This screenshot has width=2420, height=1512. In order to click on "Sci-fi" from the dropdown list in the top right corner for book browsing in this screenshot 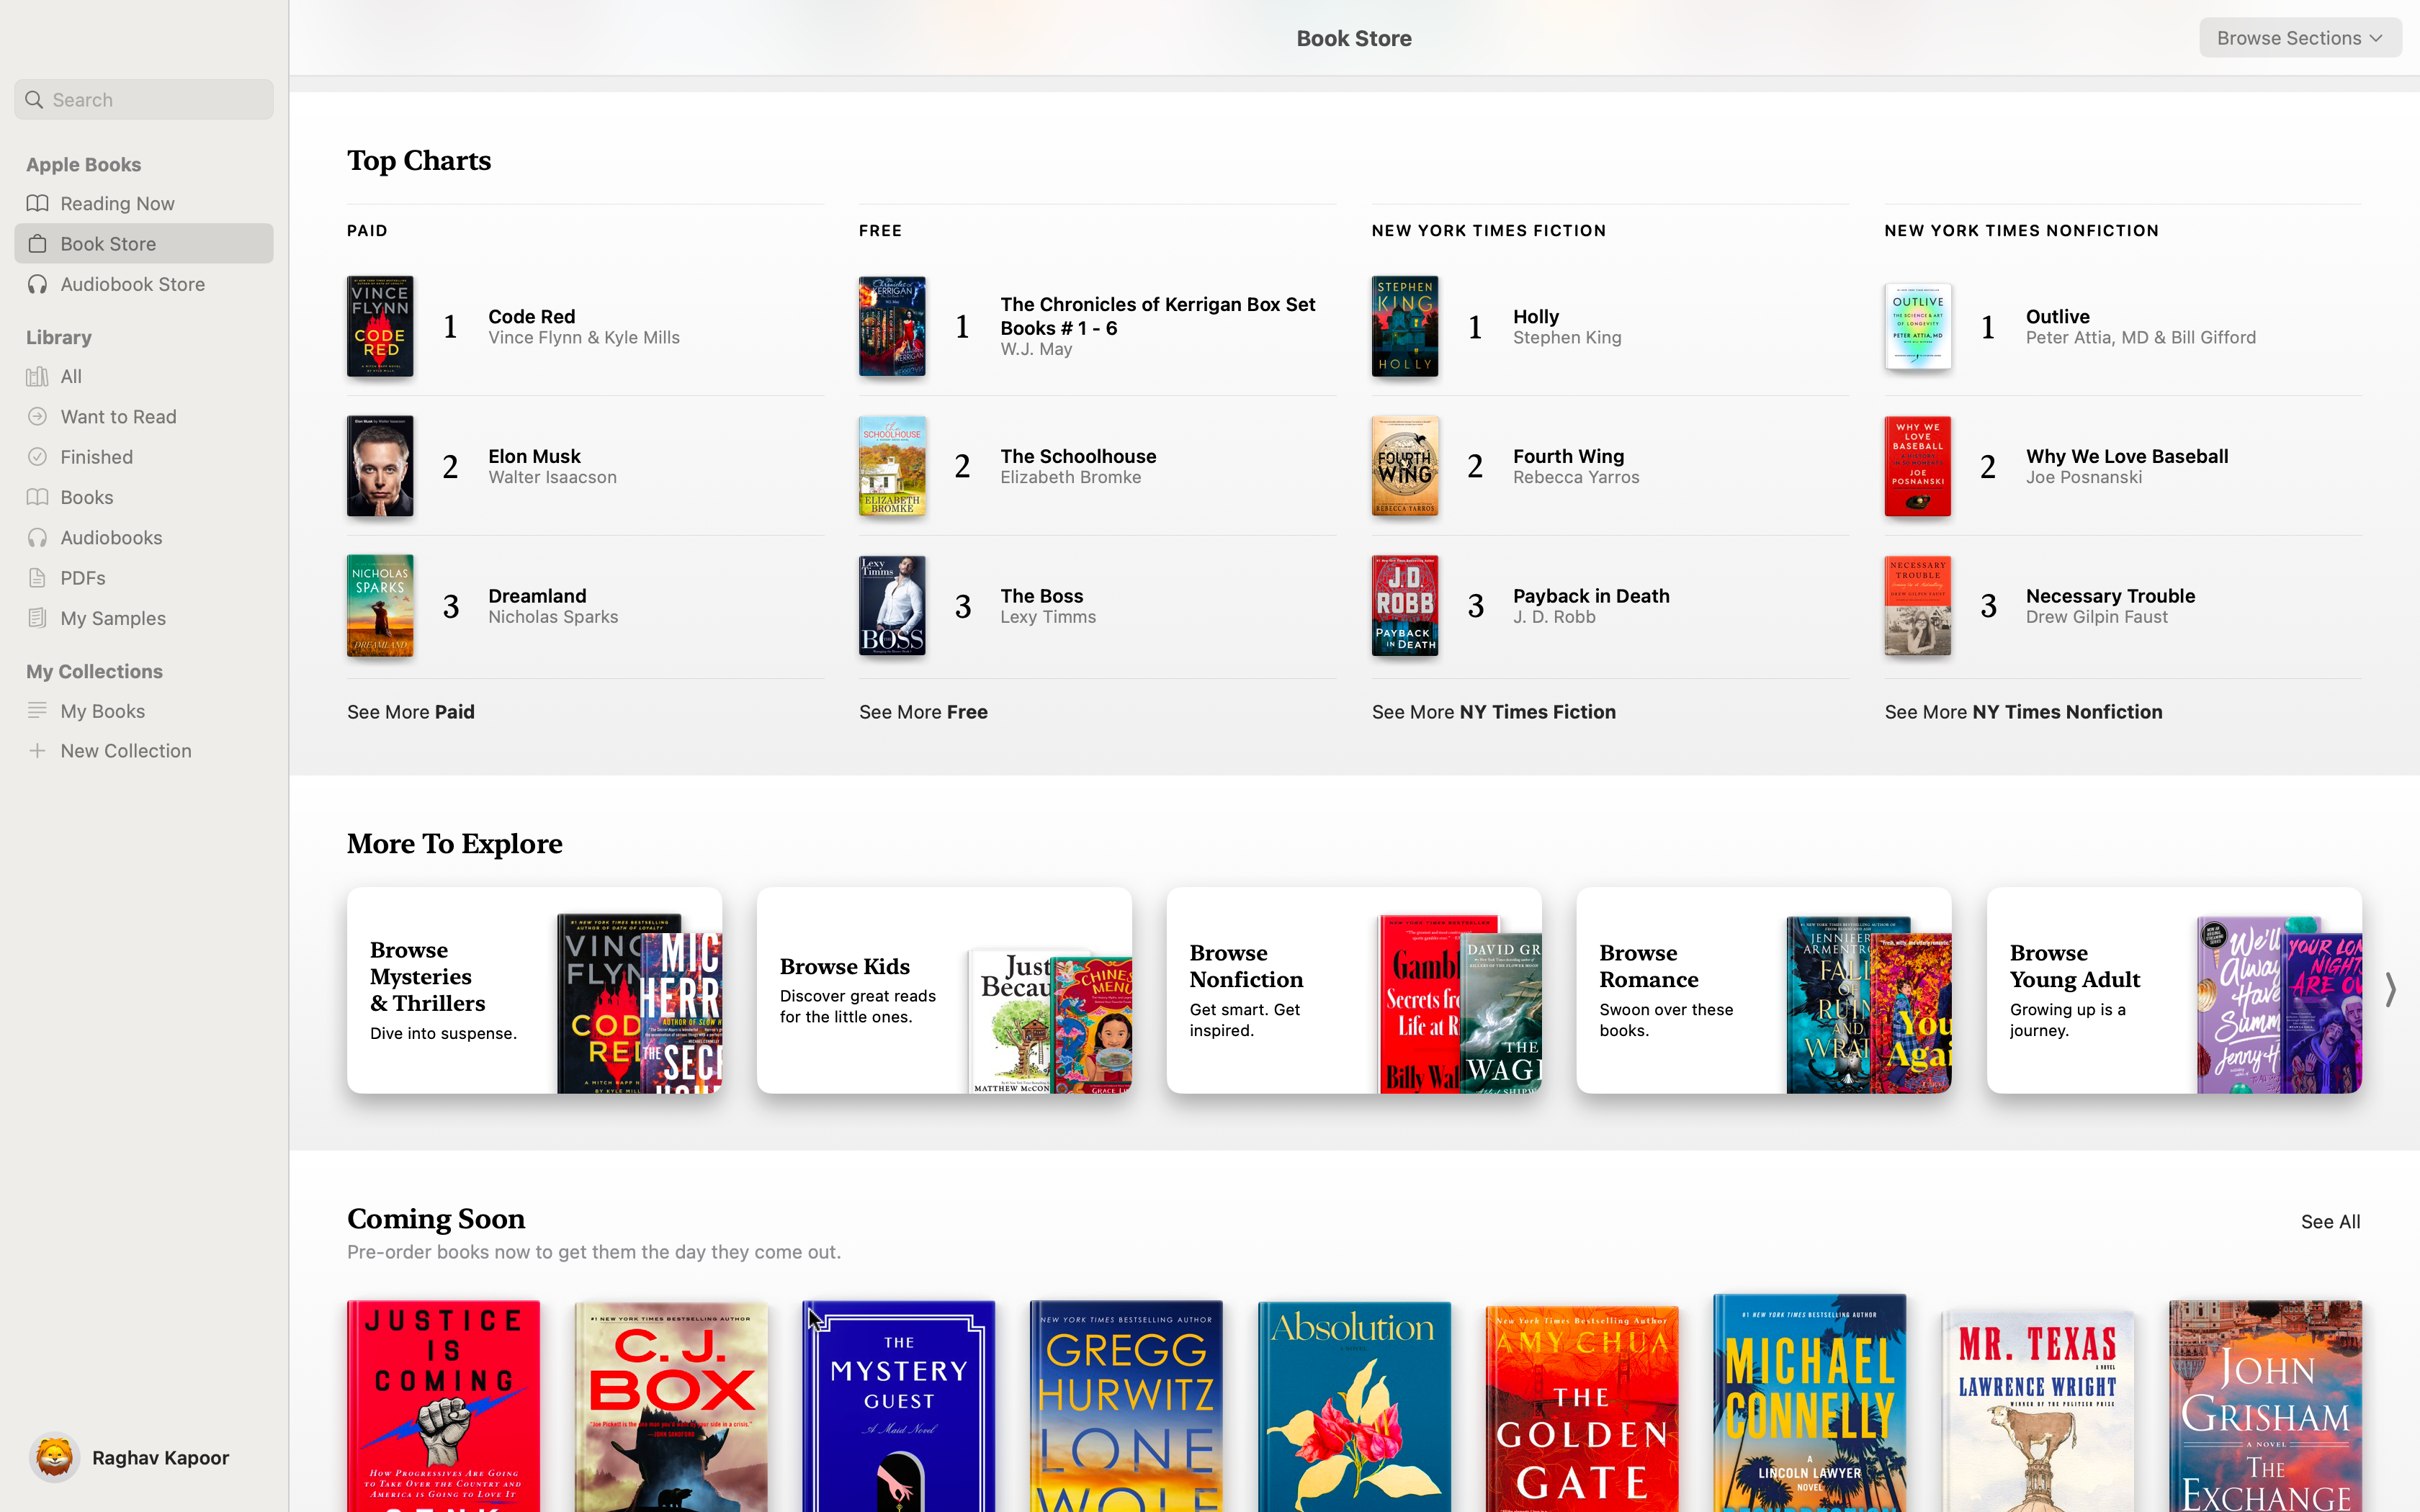, I will do `click(2300, 37)`.